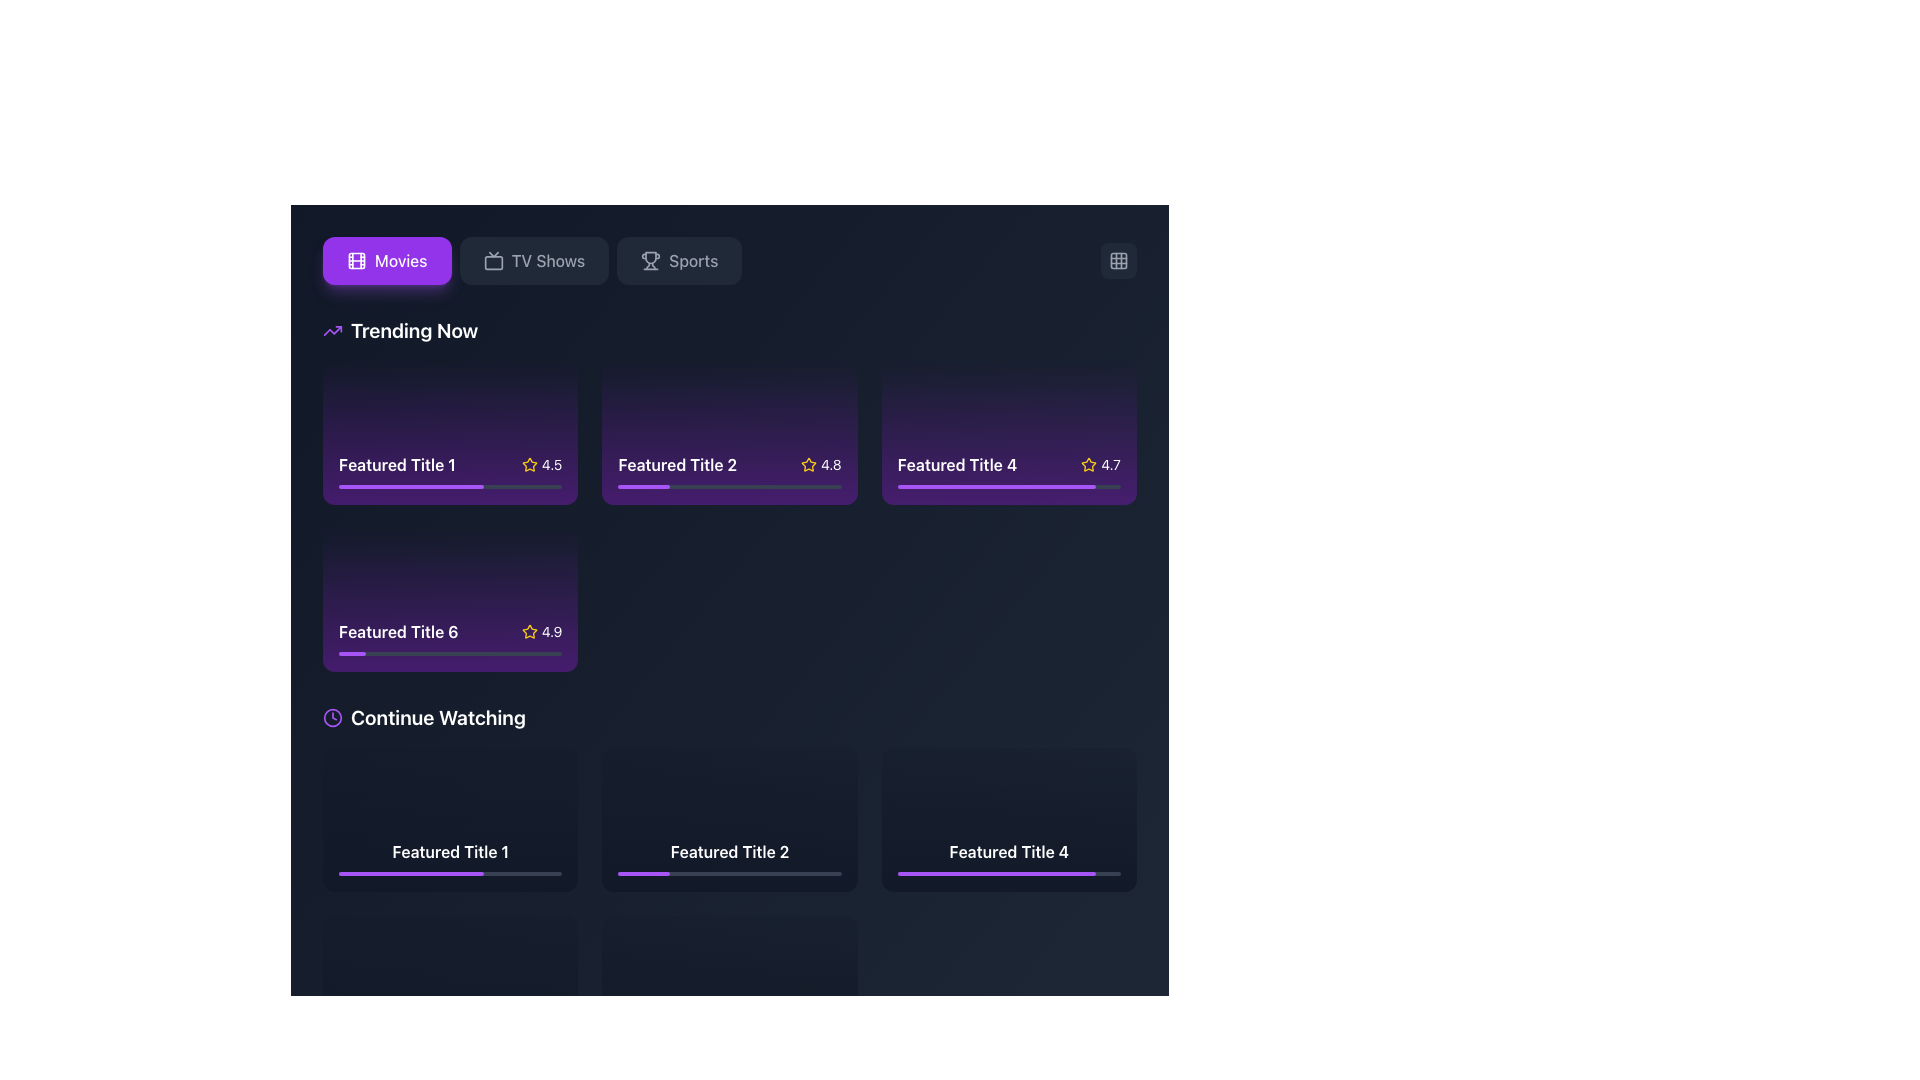  I want to click on the progress bar located near the bottom of the card labeled 'Featured Title 2' in the 'Continue Watching' section, which is the second card in a horizontal list of similar elements, so click(728, 872).